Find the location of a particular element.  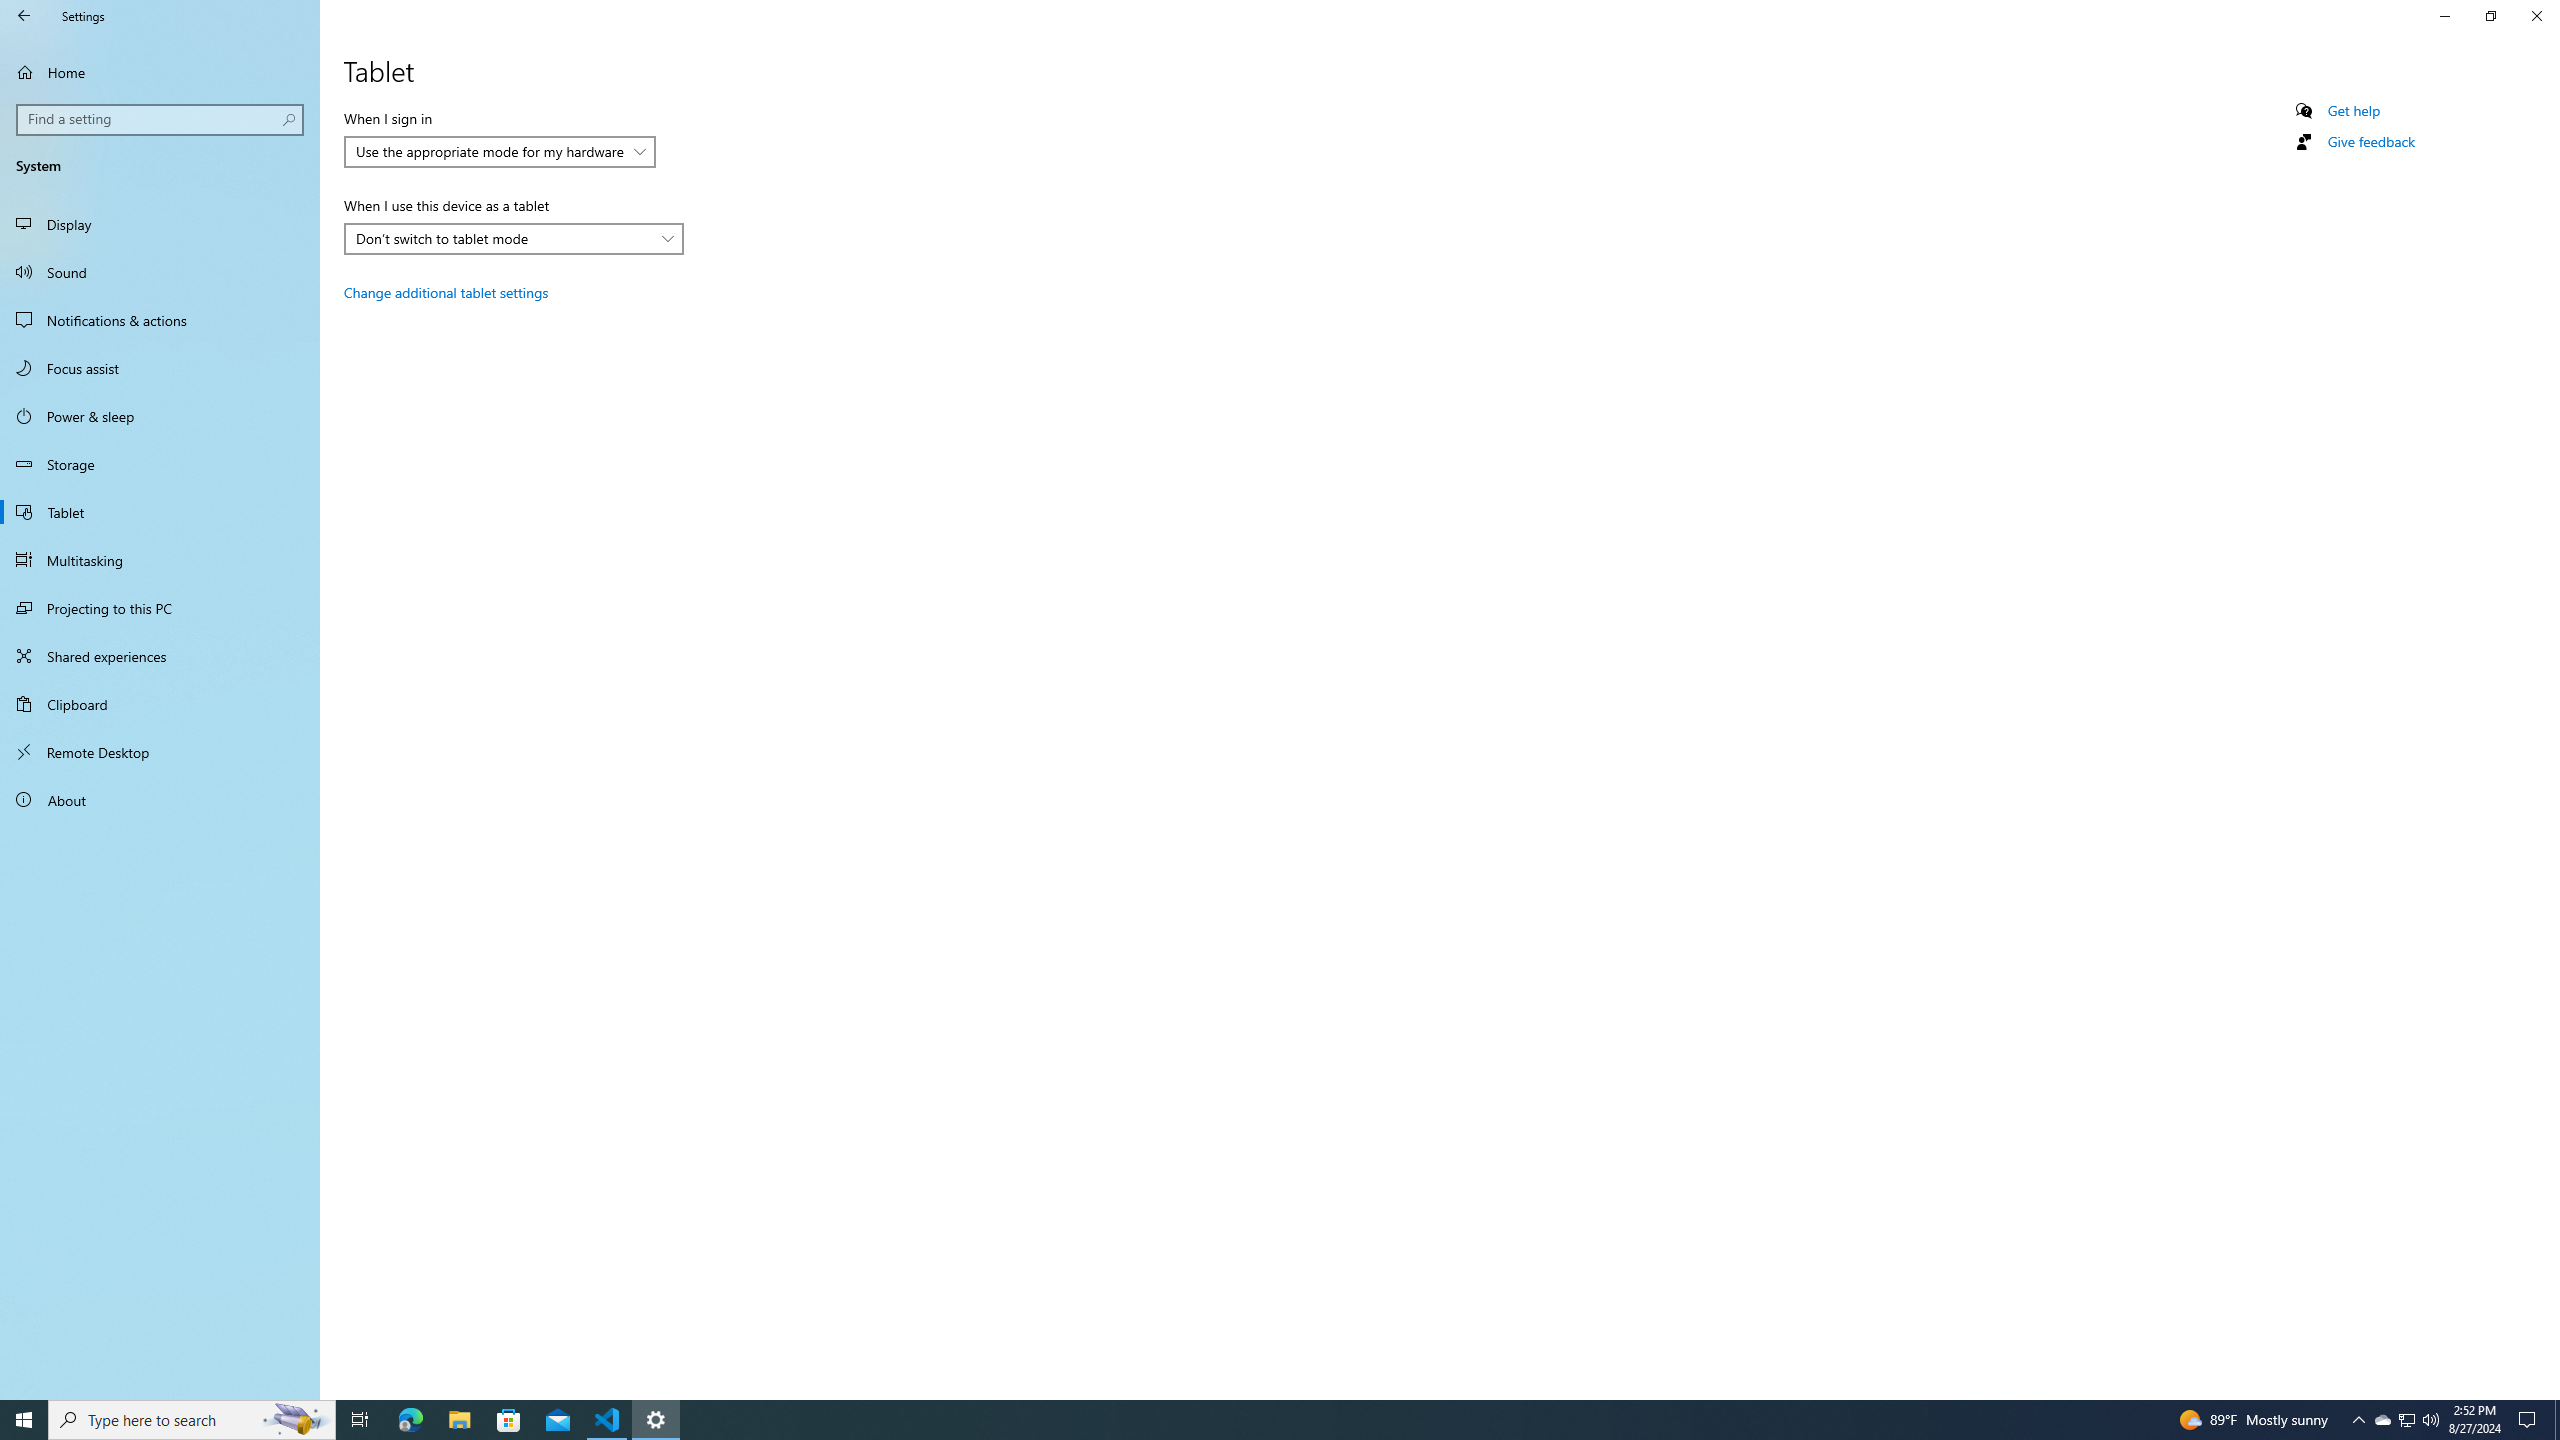

'Display' is located at coordinates (159, 222).